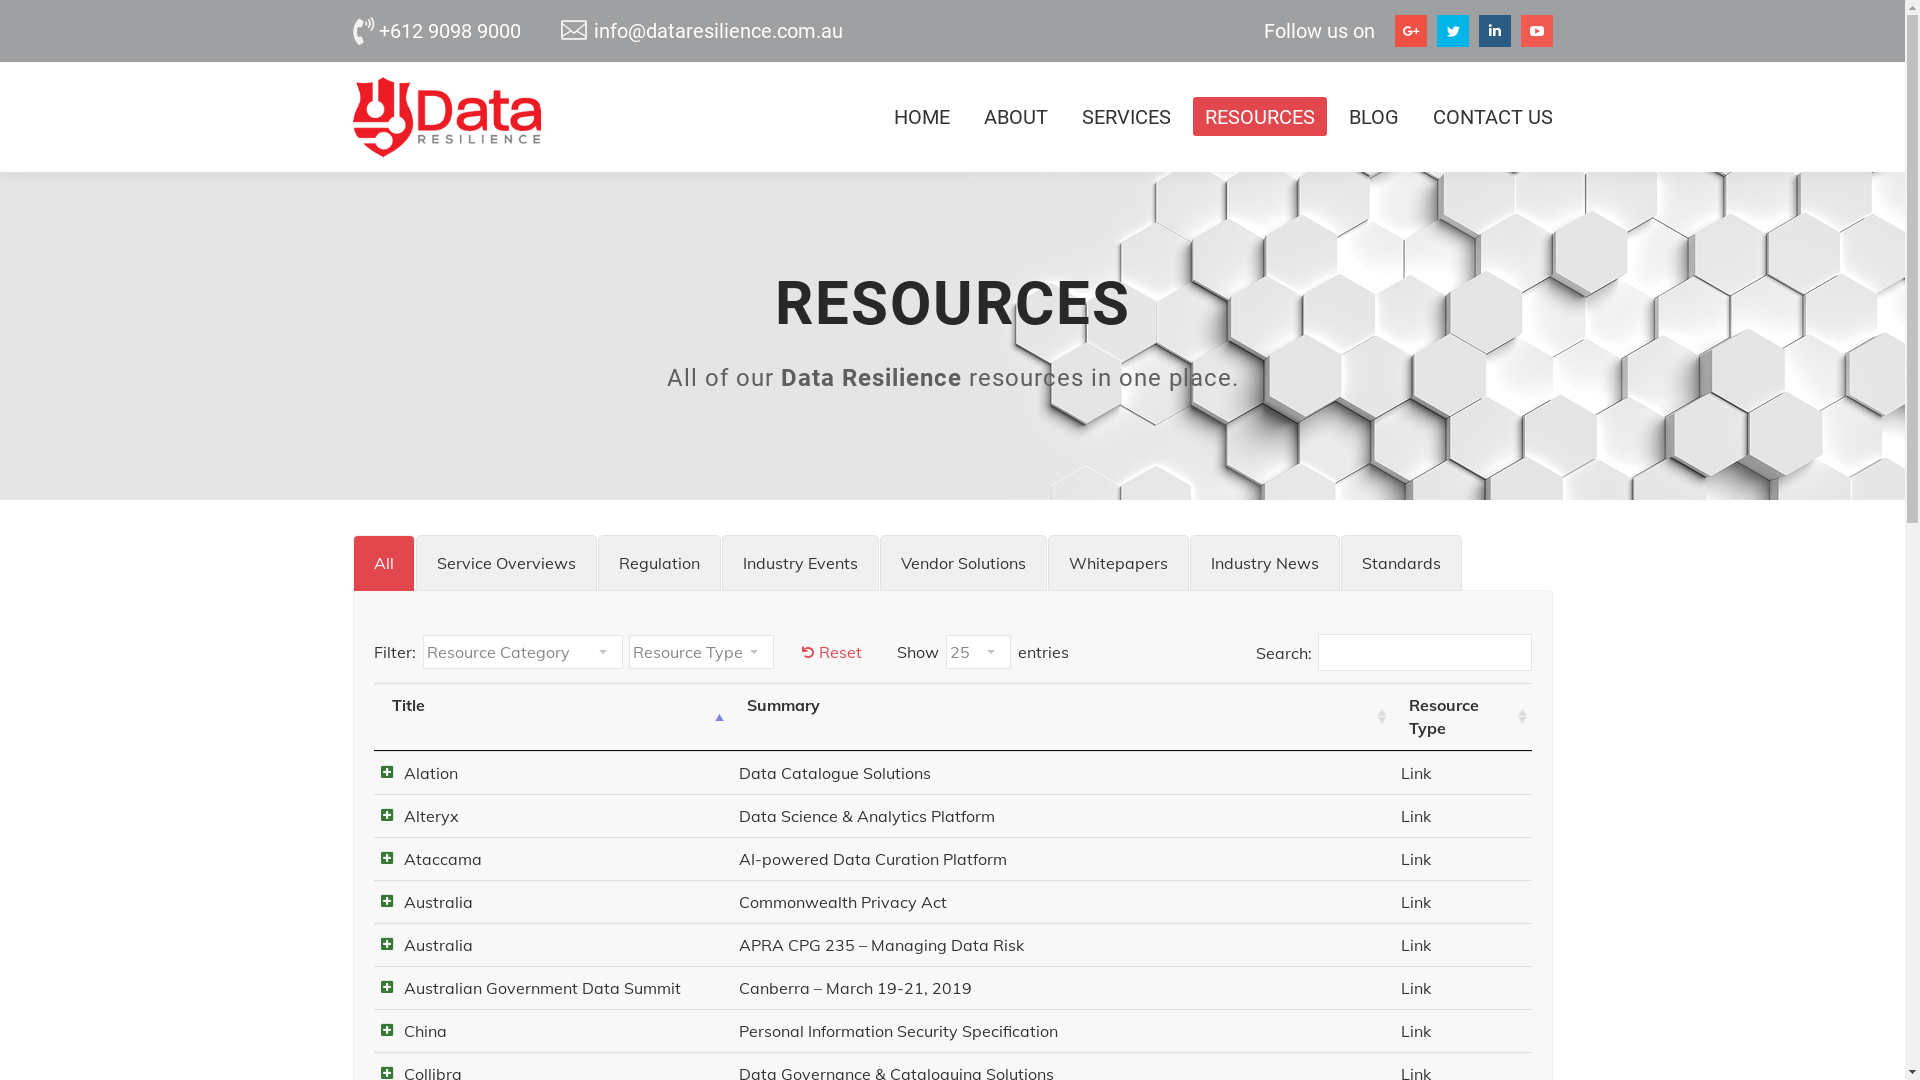 The height and width of the screenshot is (1080, 1920). What do you see at coordinates (1478, 30) in the screenshot?
I see `'Linkedin'` at bounding box center [1478, 30].